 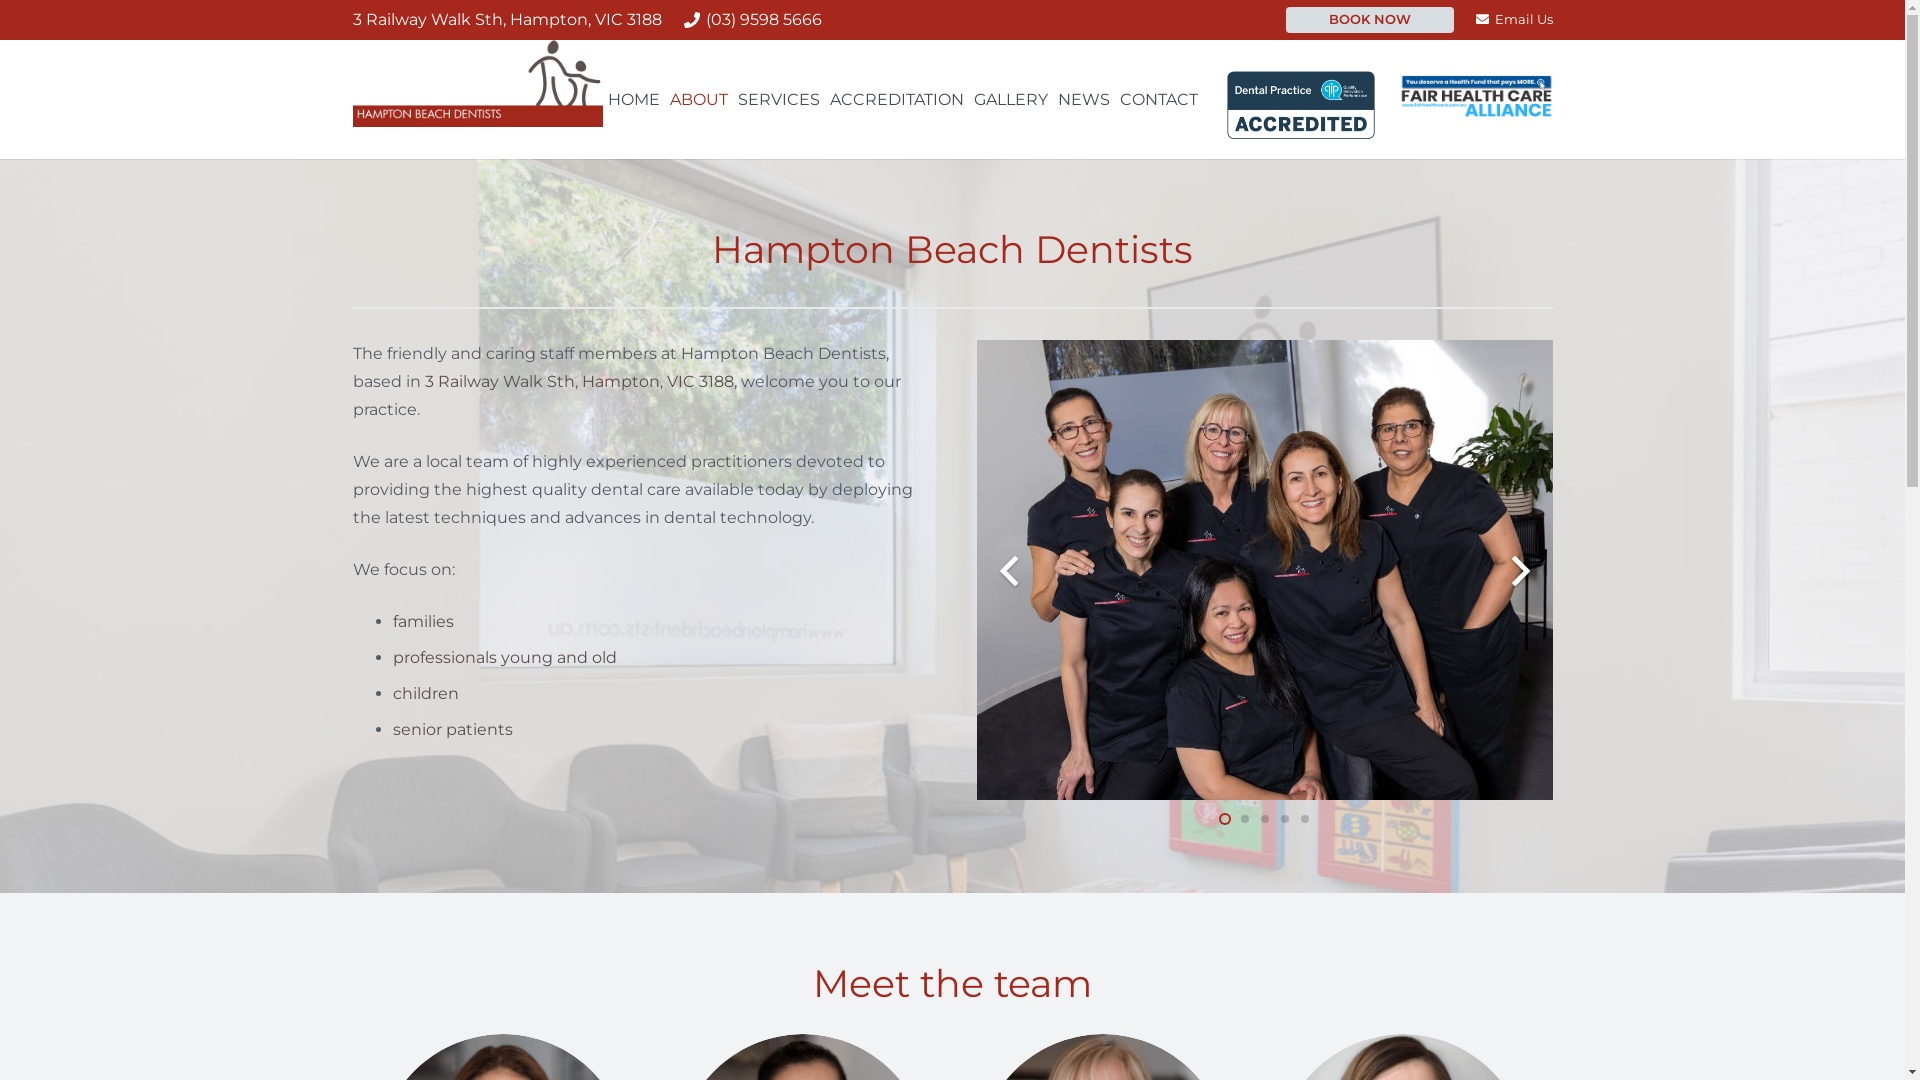 I want to click on 'BOOK NOW', so click(x=1368, y=19).